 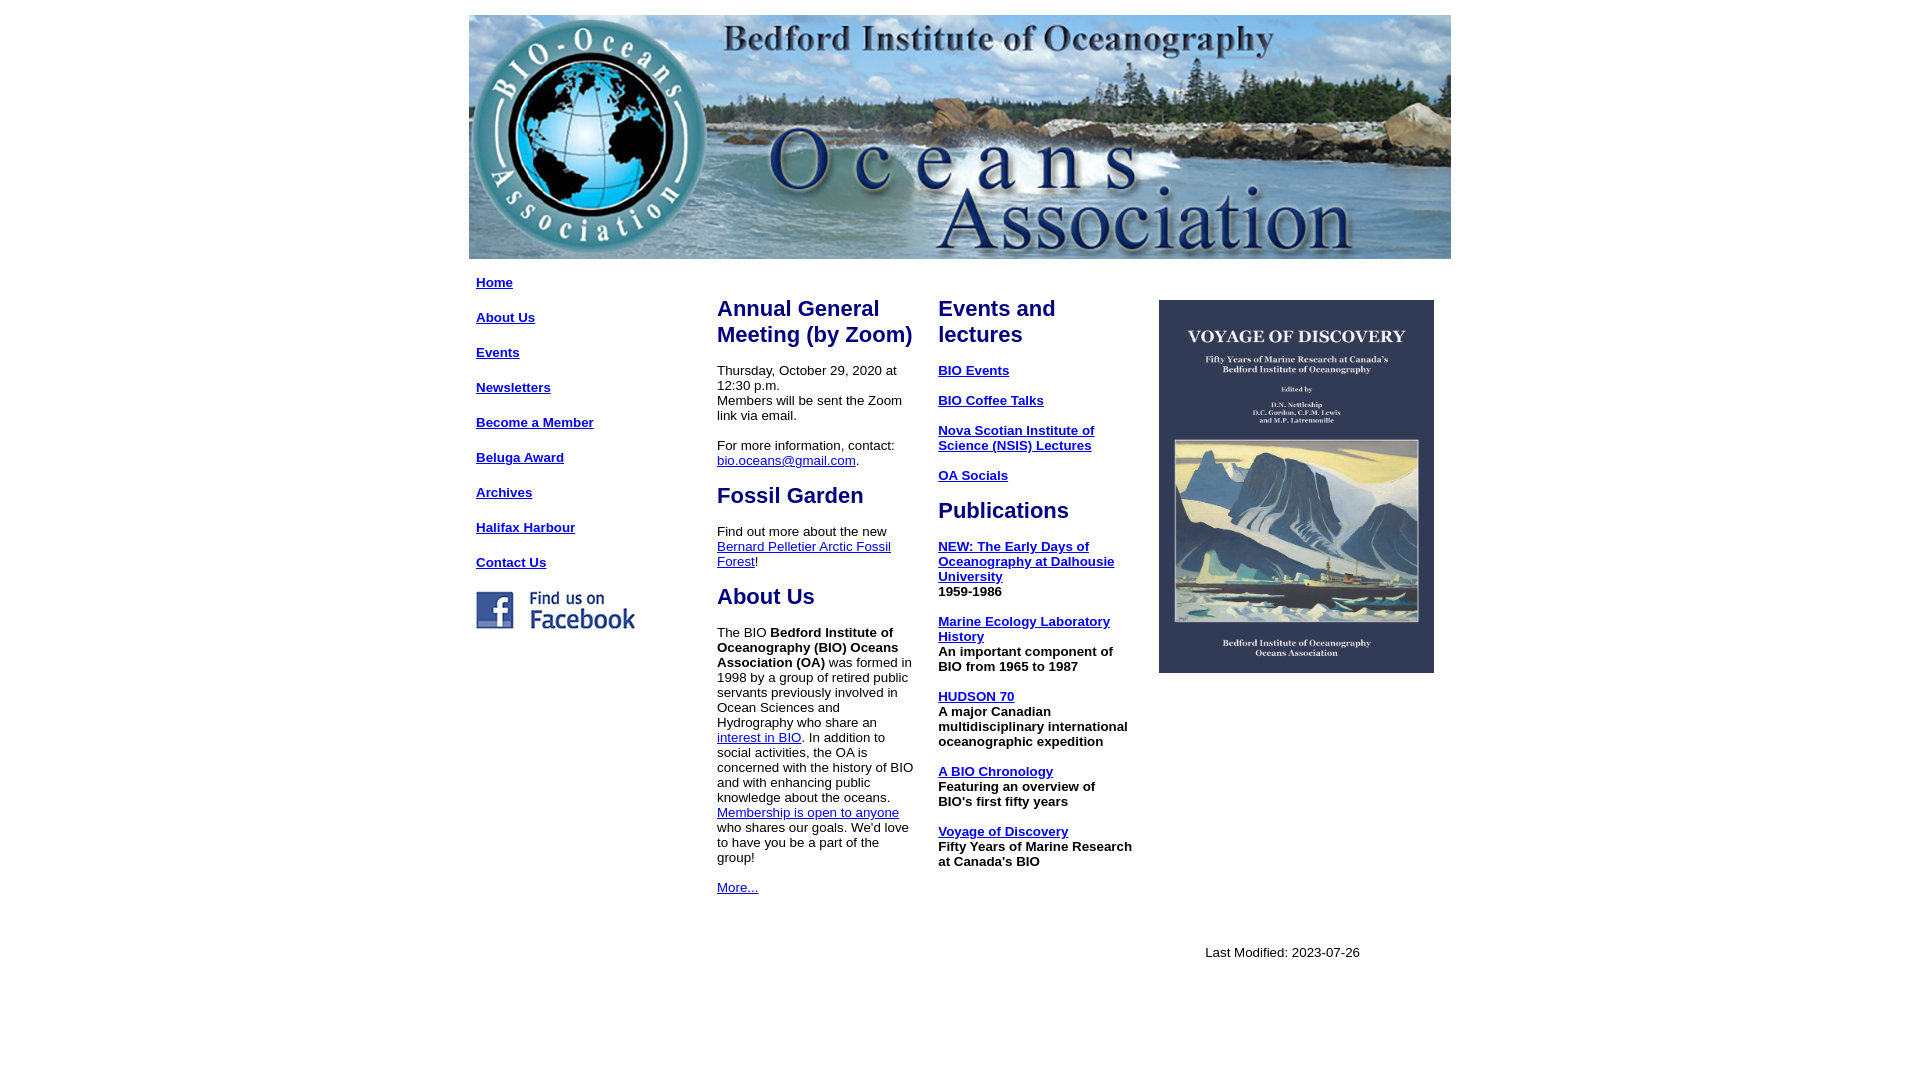 I want to click on 'Marine Ecology Laboratory History', so click(x=1023, y=627).